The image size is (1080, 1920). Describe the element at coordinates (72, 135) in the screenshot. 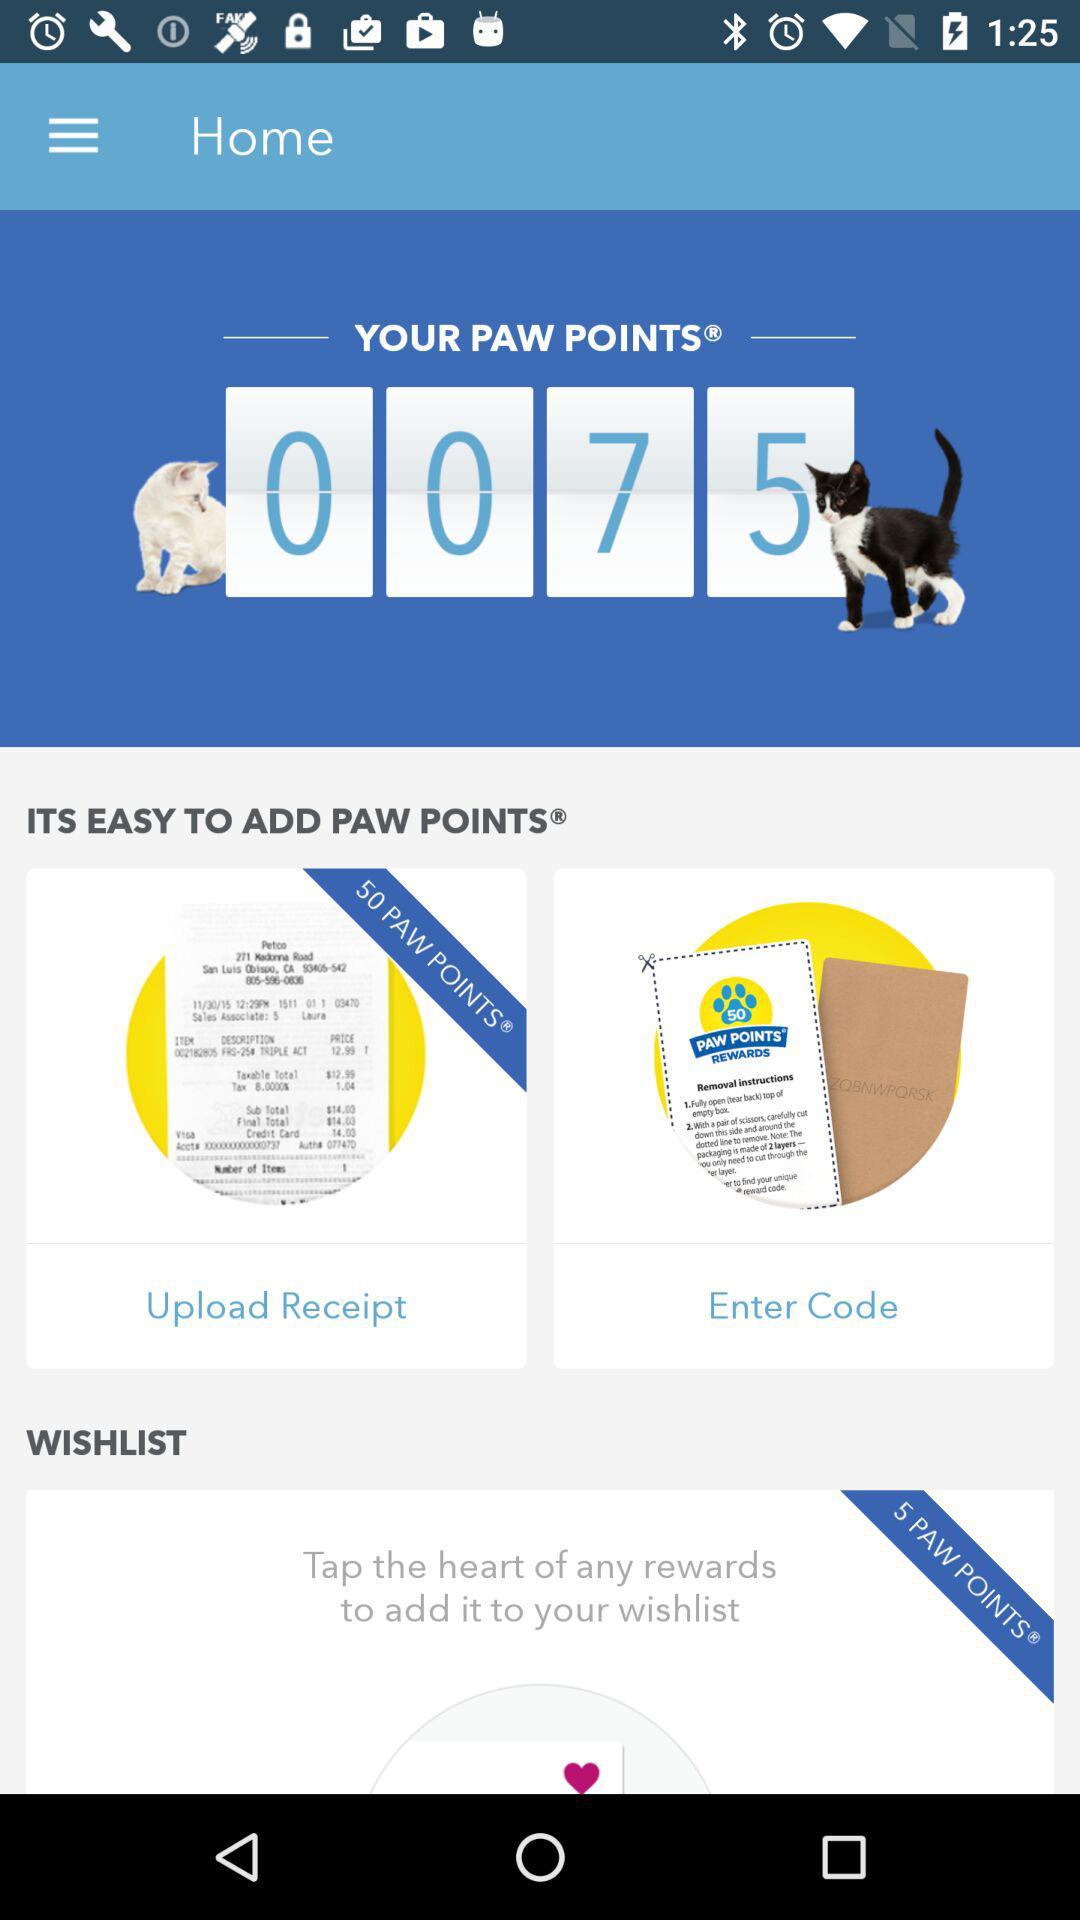

I see `icon next to home item` at that location.